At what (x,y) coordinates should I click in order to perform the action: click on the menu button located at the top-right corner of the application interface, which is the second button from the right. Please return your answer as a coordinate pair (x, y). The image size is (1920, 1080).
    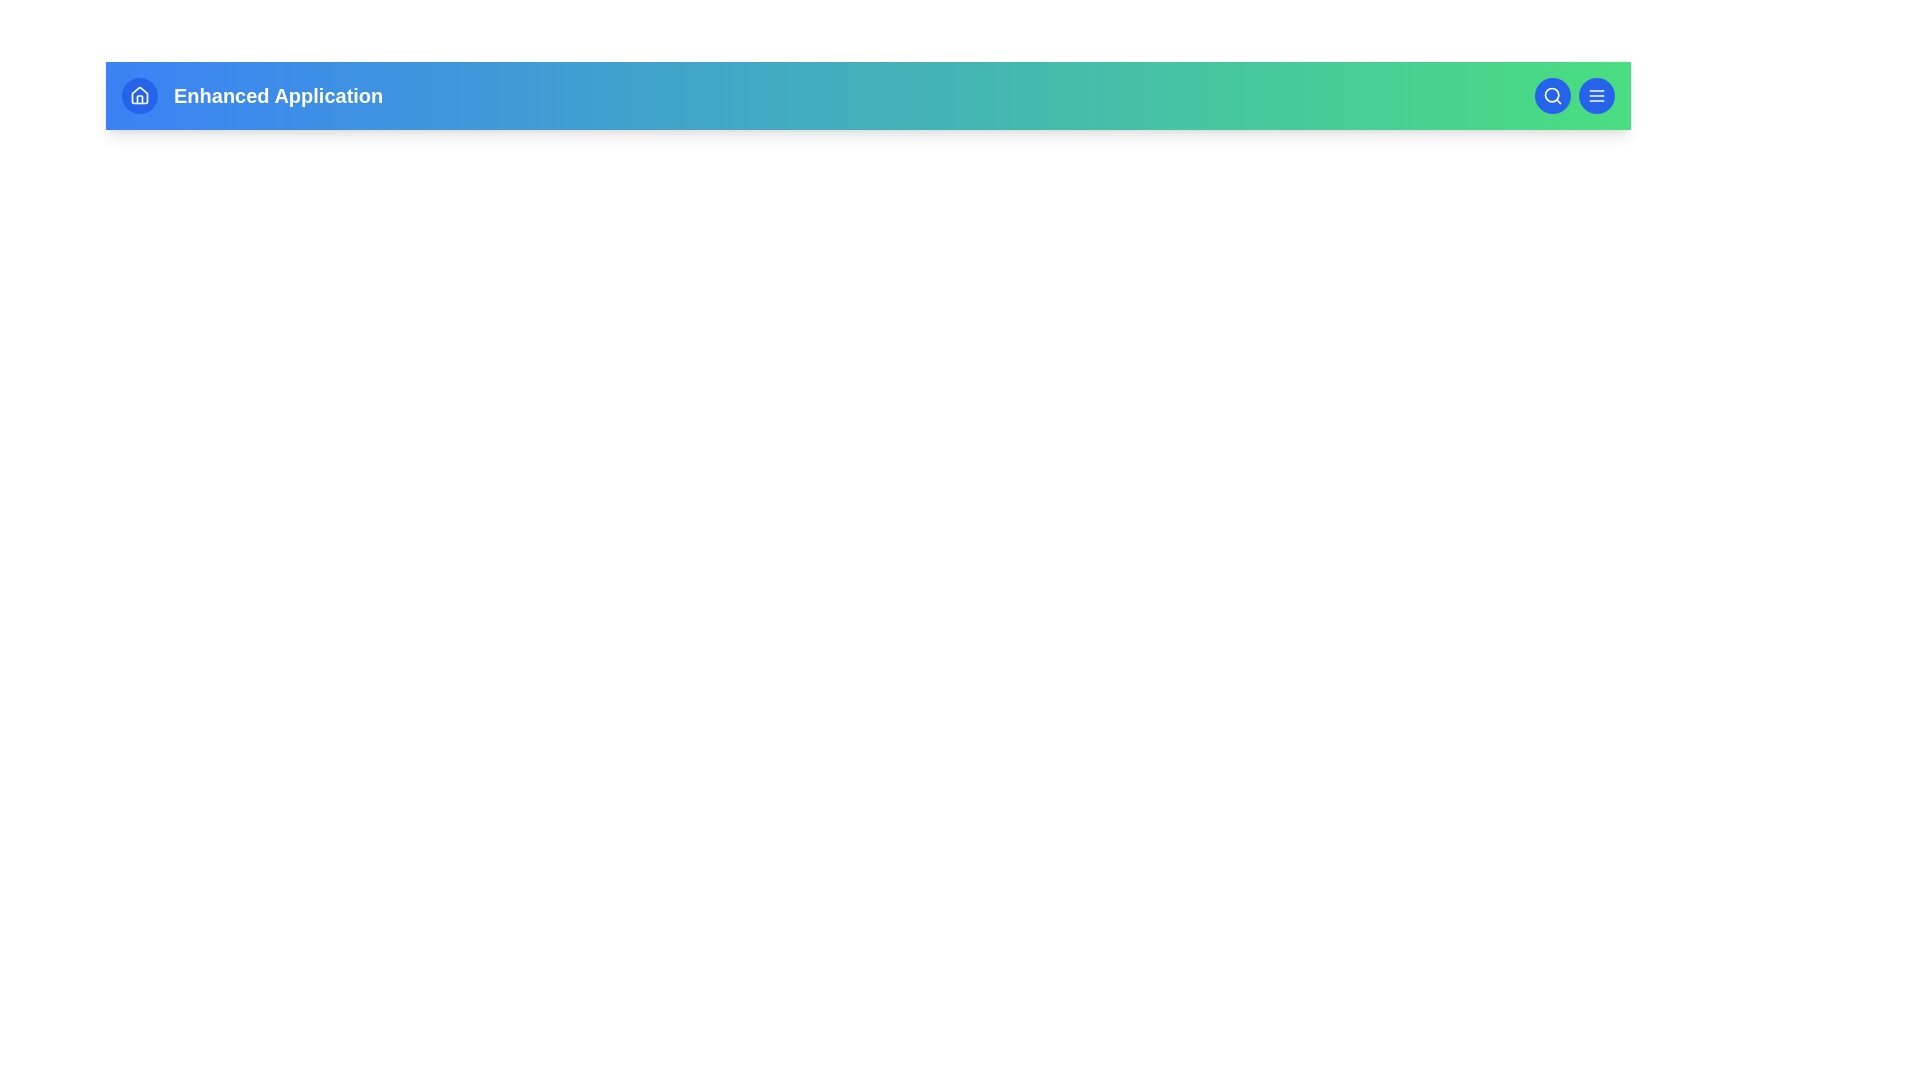
    Looking at the image, I should click on (1596, 96).